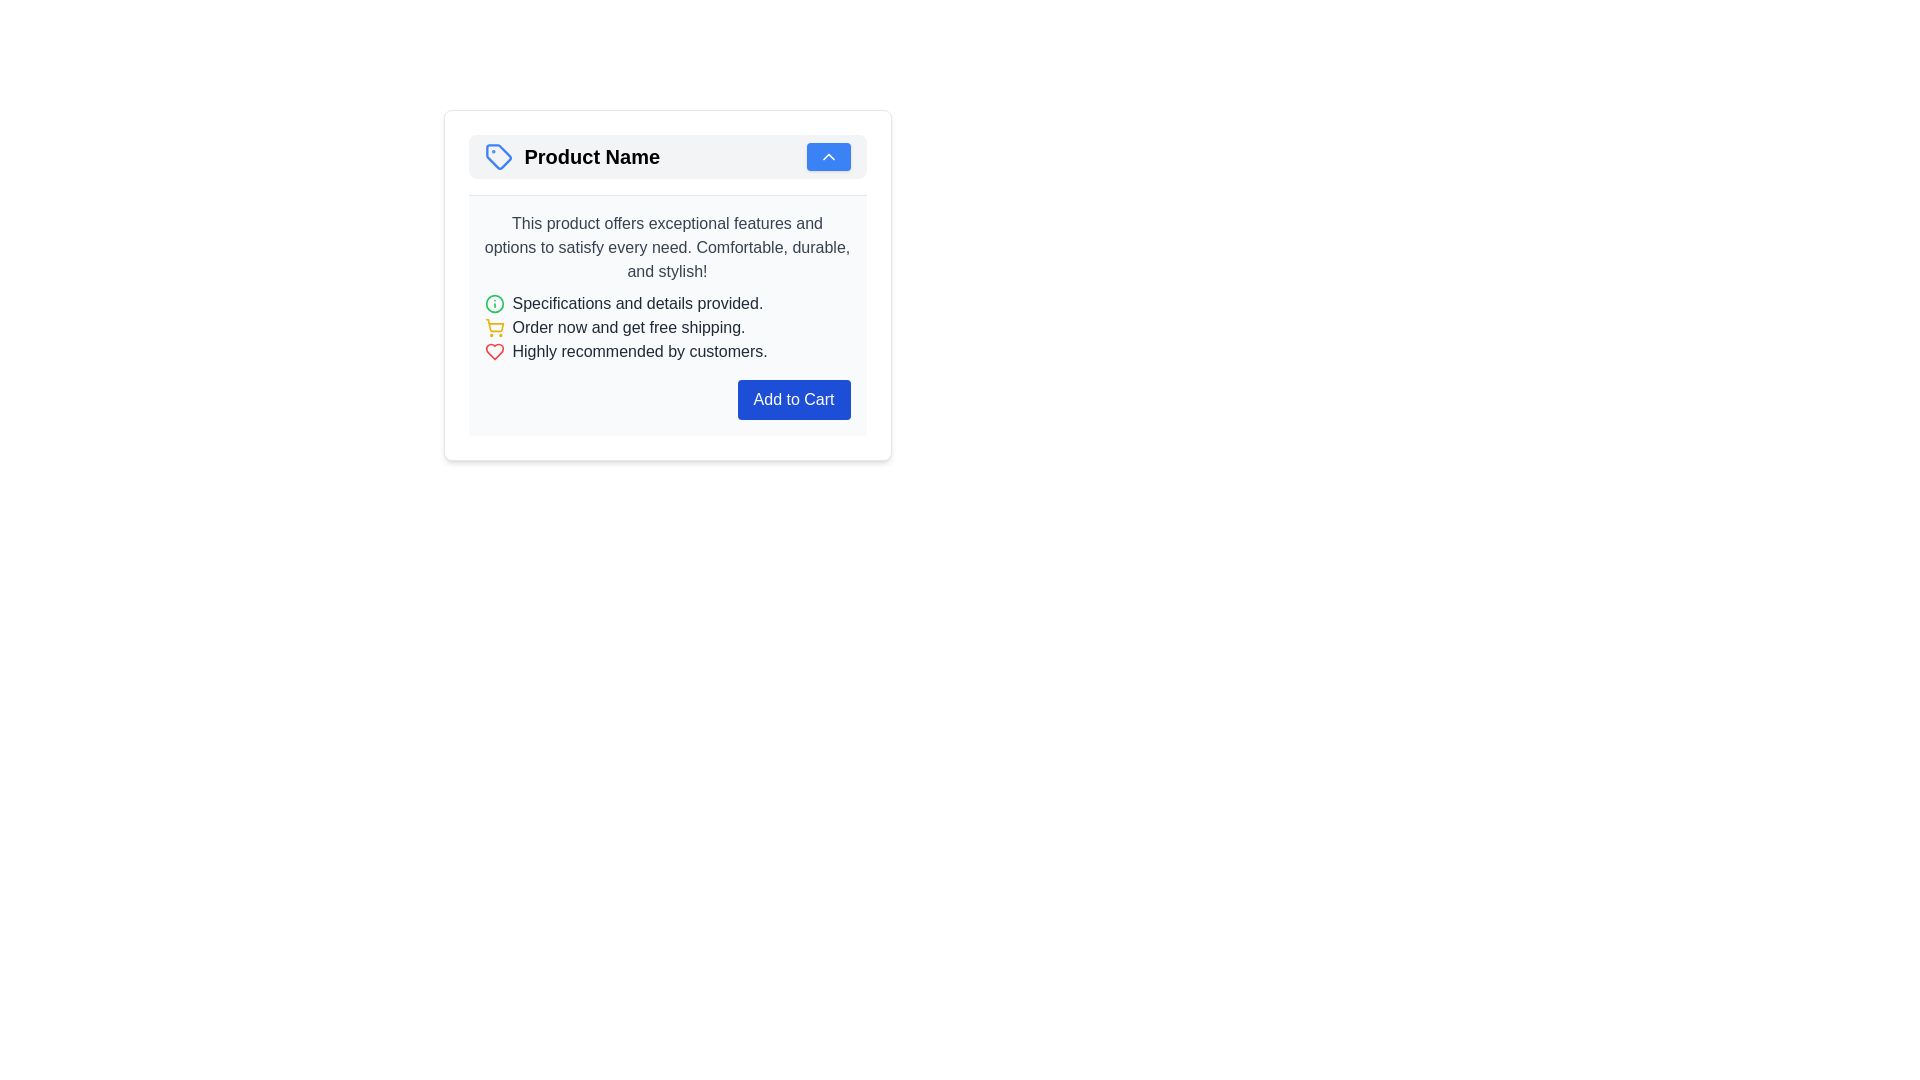  I want to click on the circular border of the 'info' icon located in the upper left area of the card interface, near the 'Product Name' label, so click(494, 304).